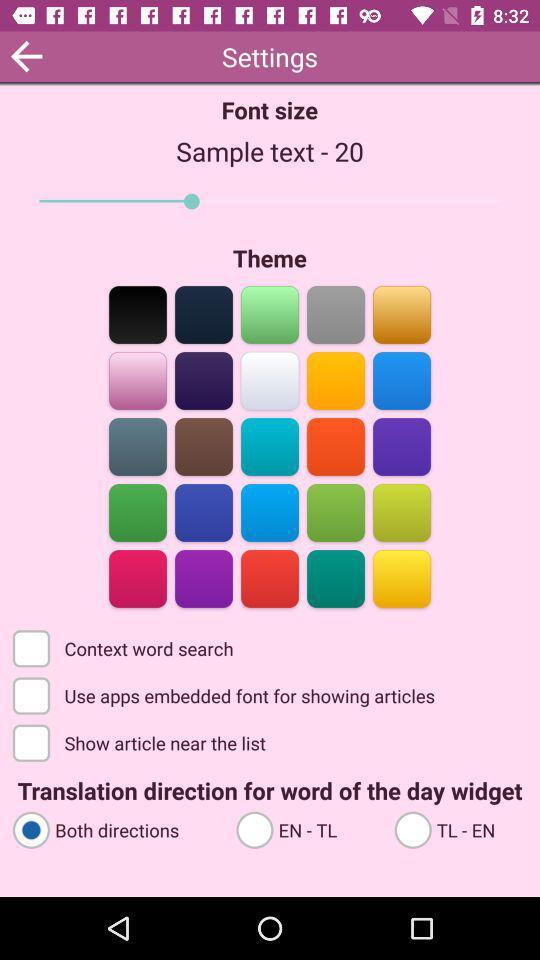 This screenshot has height=960, width=540. Describe the element at coordinates (270, 510) in the screenshot. I see `theme color option` at that location.